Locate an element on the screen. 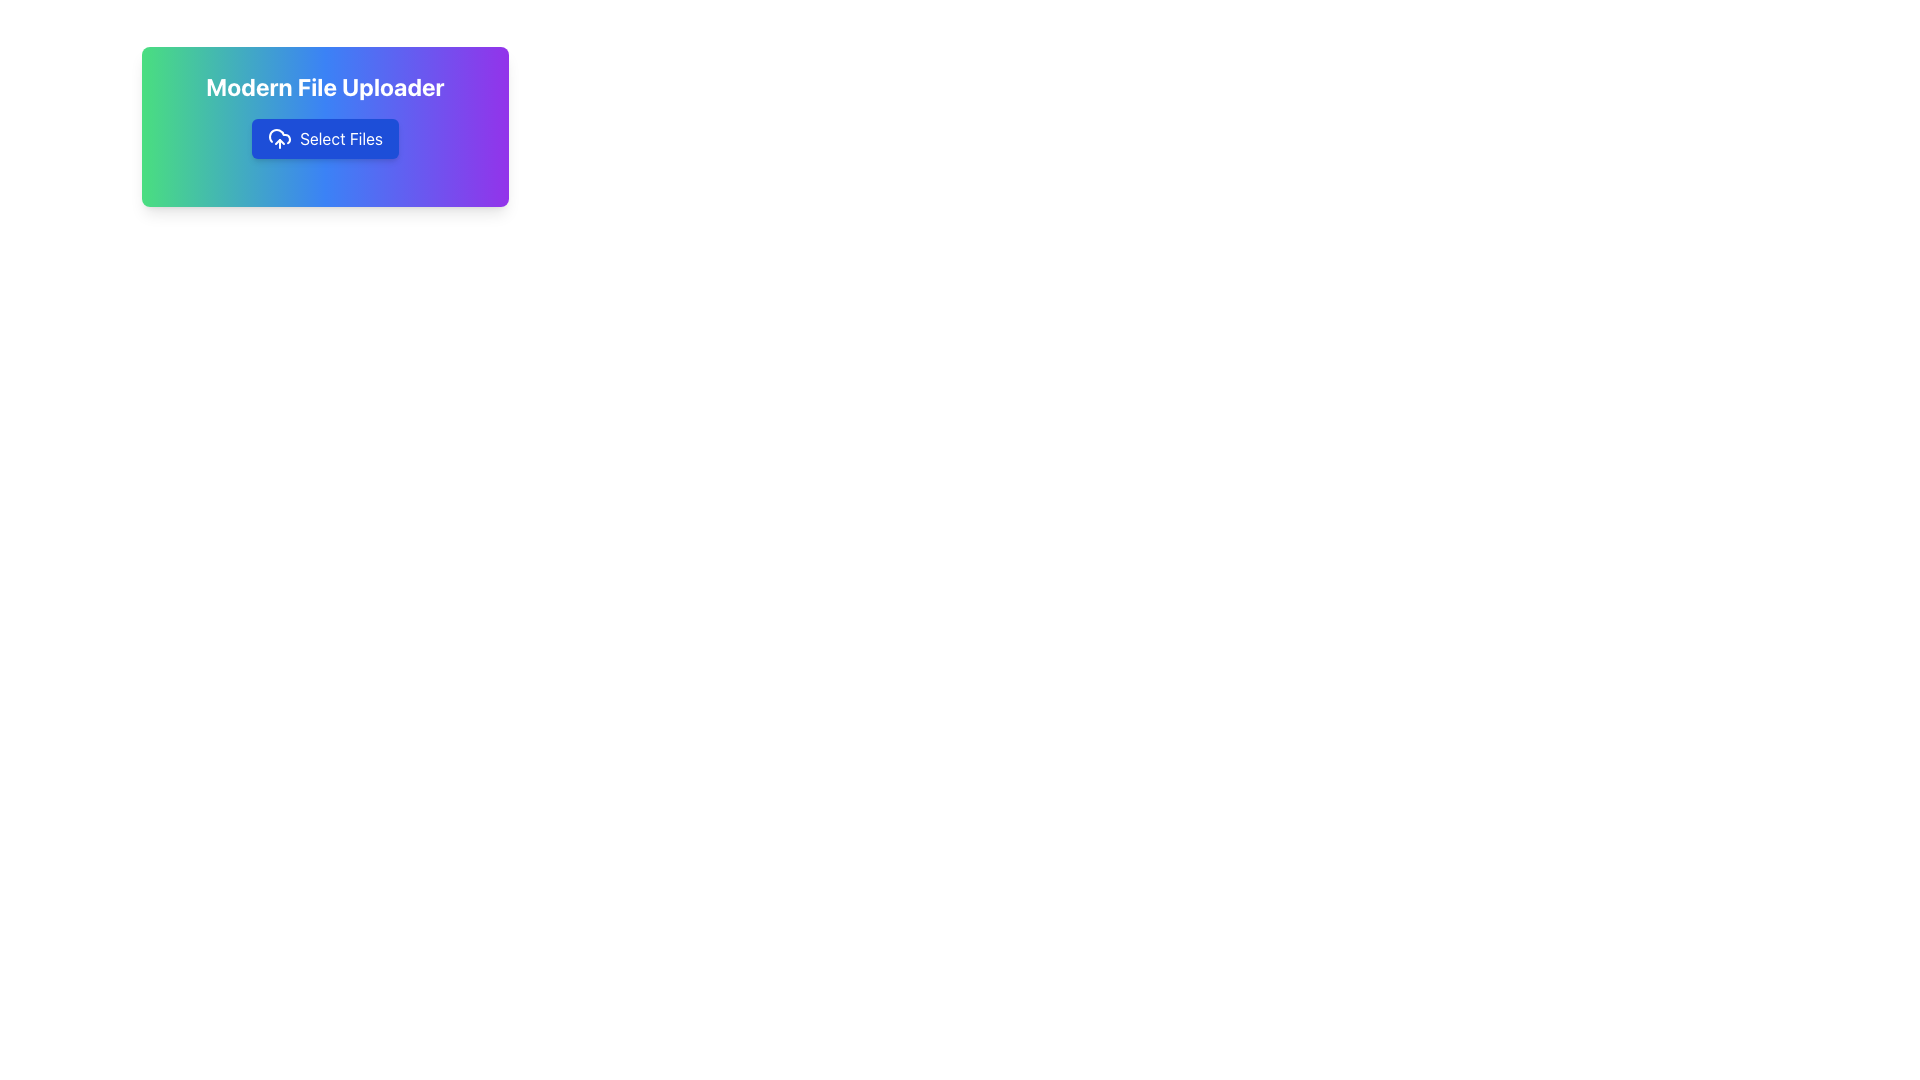 The width and height of the screenshot is (1920, 1080). the upload icon within the 'Select Files' button in the 'Modern File Uploader' UI component, which is visually distinct against a blue background is located at coordinates (279, 137).